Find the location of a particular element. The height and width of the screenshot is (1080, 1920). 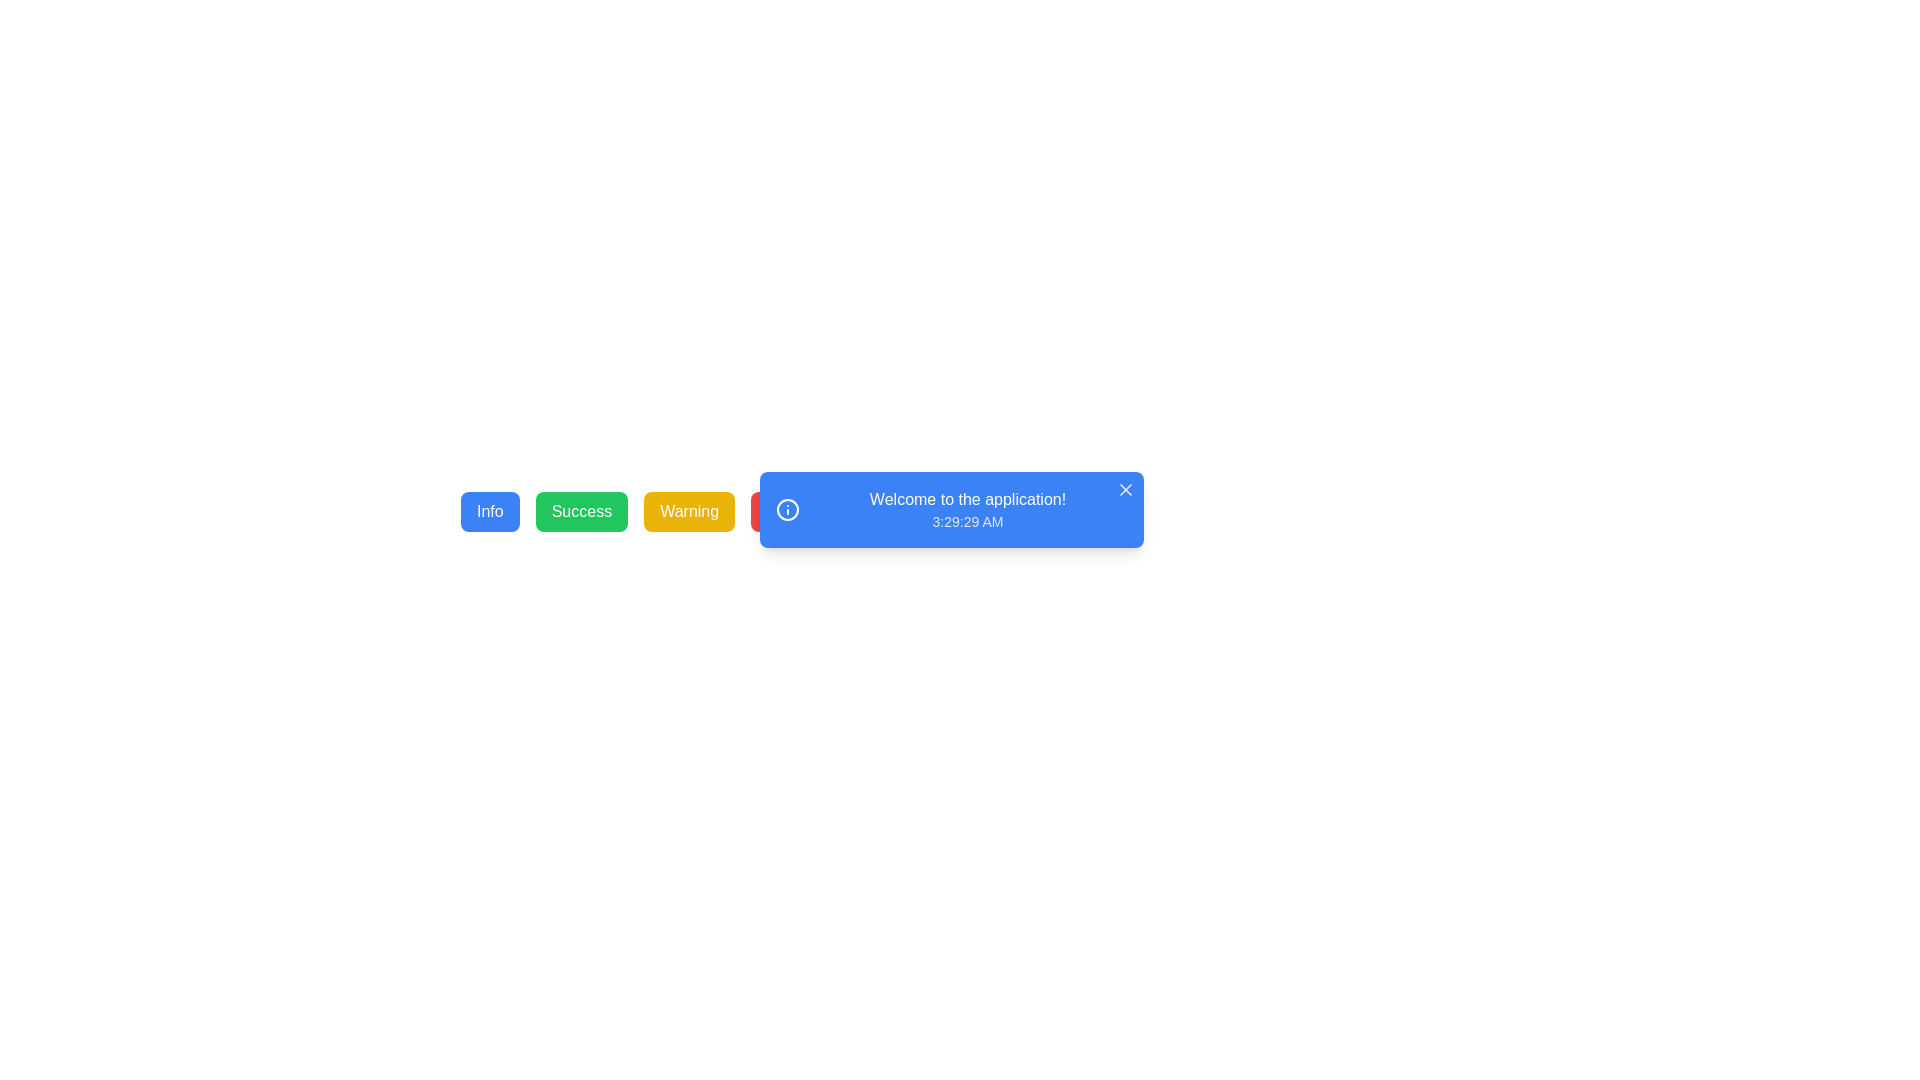

message displayed in the text label saying 'Welcome to the application!' which is centered horizontally at the top of the notification component is located at coordinates (968, 499).